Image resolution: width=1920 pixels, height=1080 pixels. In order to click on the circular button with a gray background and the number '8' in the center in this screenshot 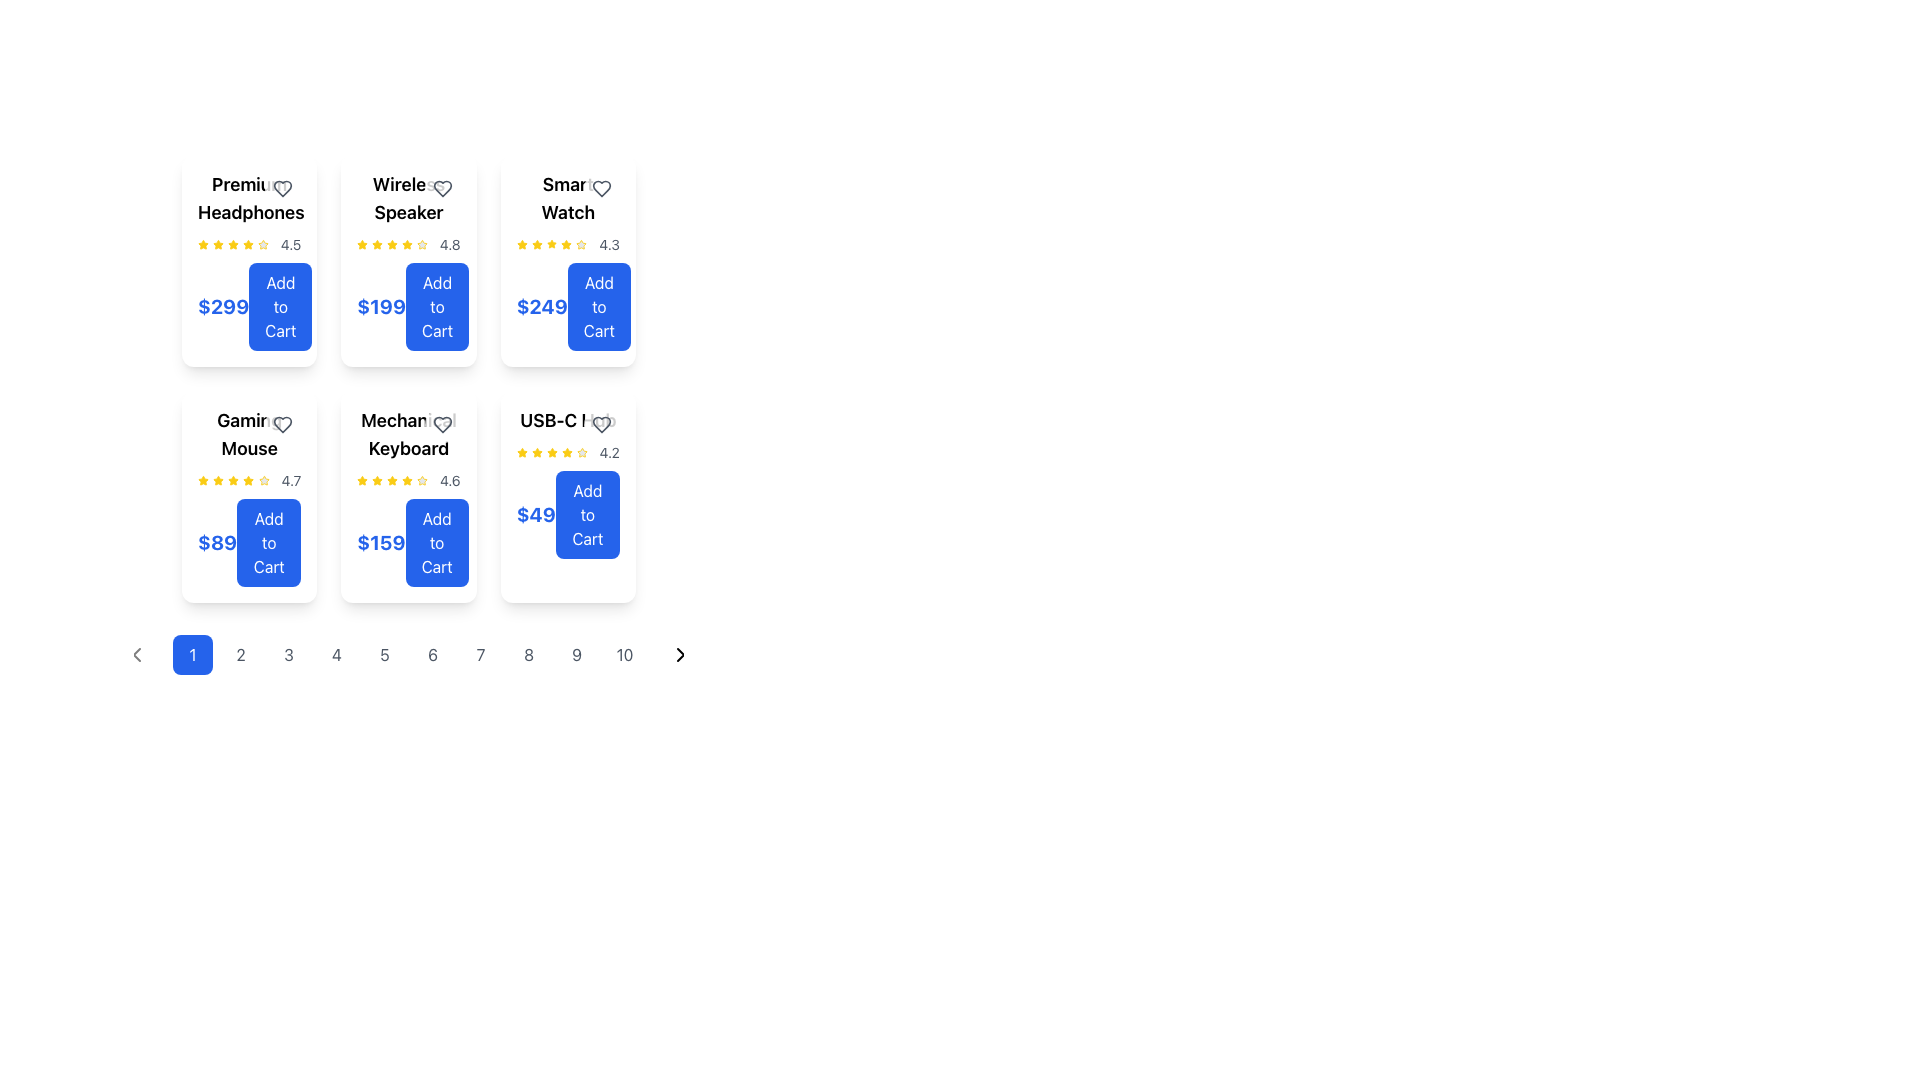, I will do `click(528, 655)`.